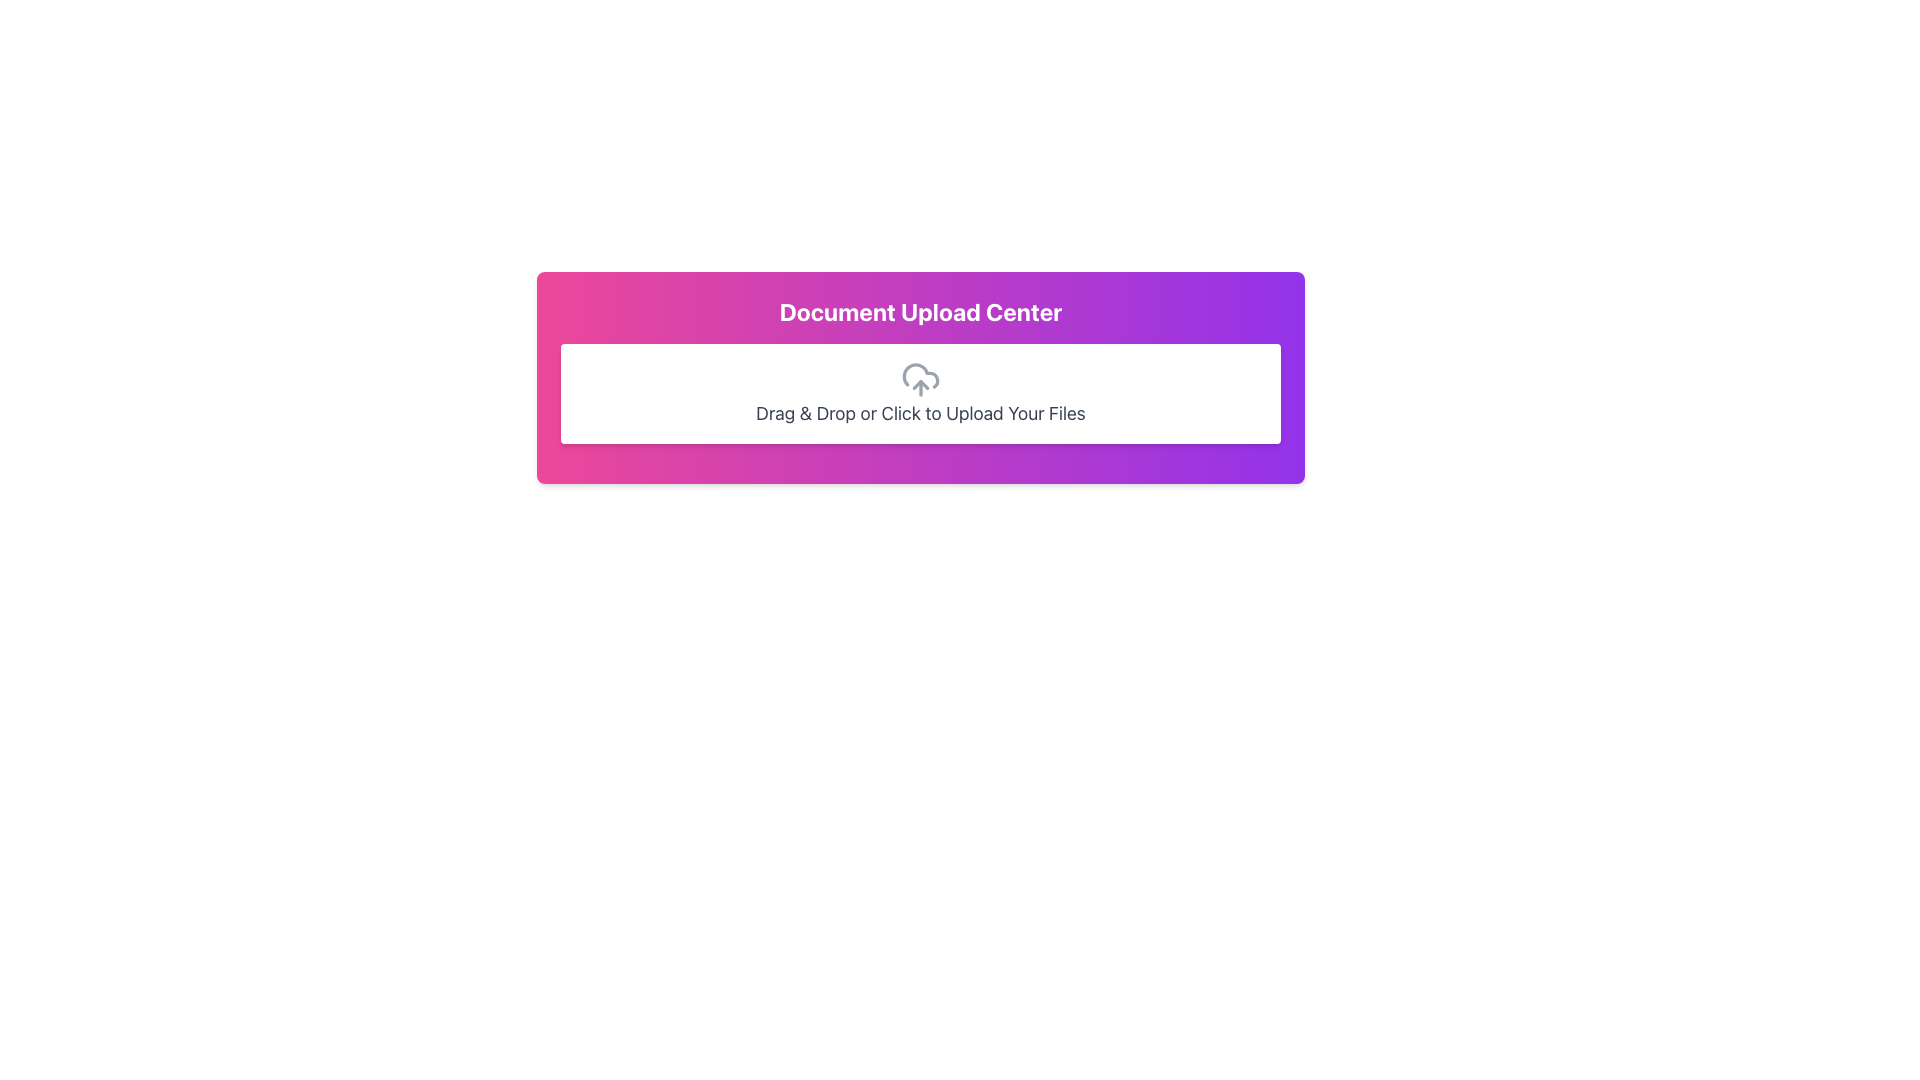 The height and width of the screenshot is (1080, 1920). What do you see at coordinates (920, 378) in the screenshot?
I see `the interactive panel titled 'Document Upload Center' which has a gradient background transitioning from pink to purple and contains the upload instructions` at bounding box center [920, 378].